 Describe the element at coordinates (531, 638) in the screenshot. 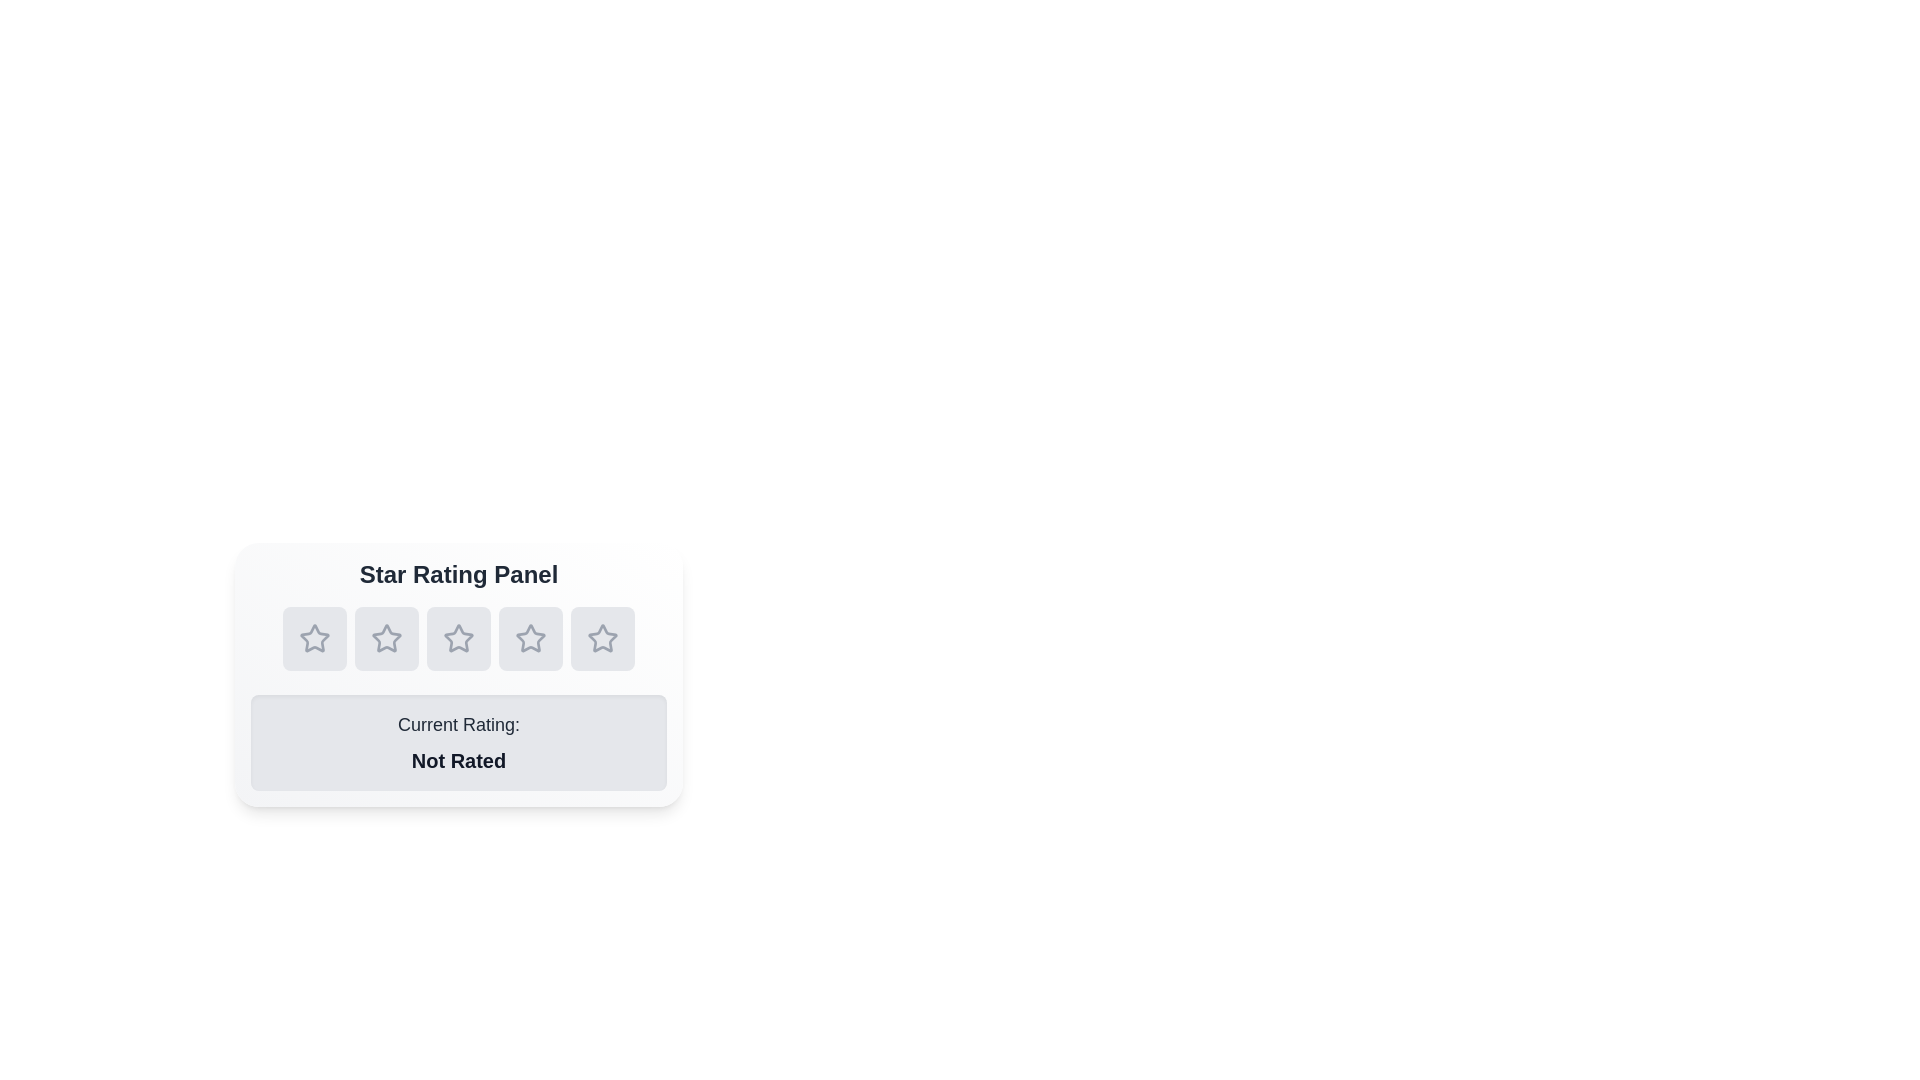

I see `the fourth star in the Star Rating Panel` at that location.